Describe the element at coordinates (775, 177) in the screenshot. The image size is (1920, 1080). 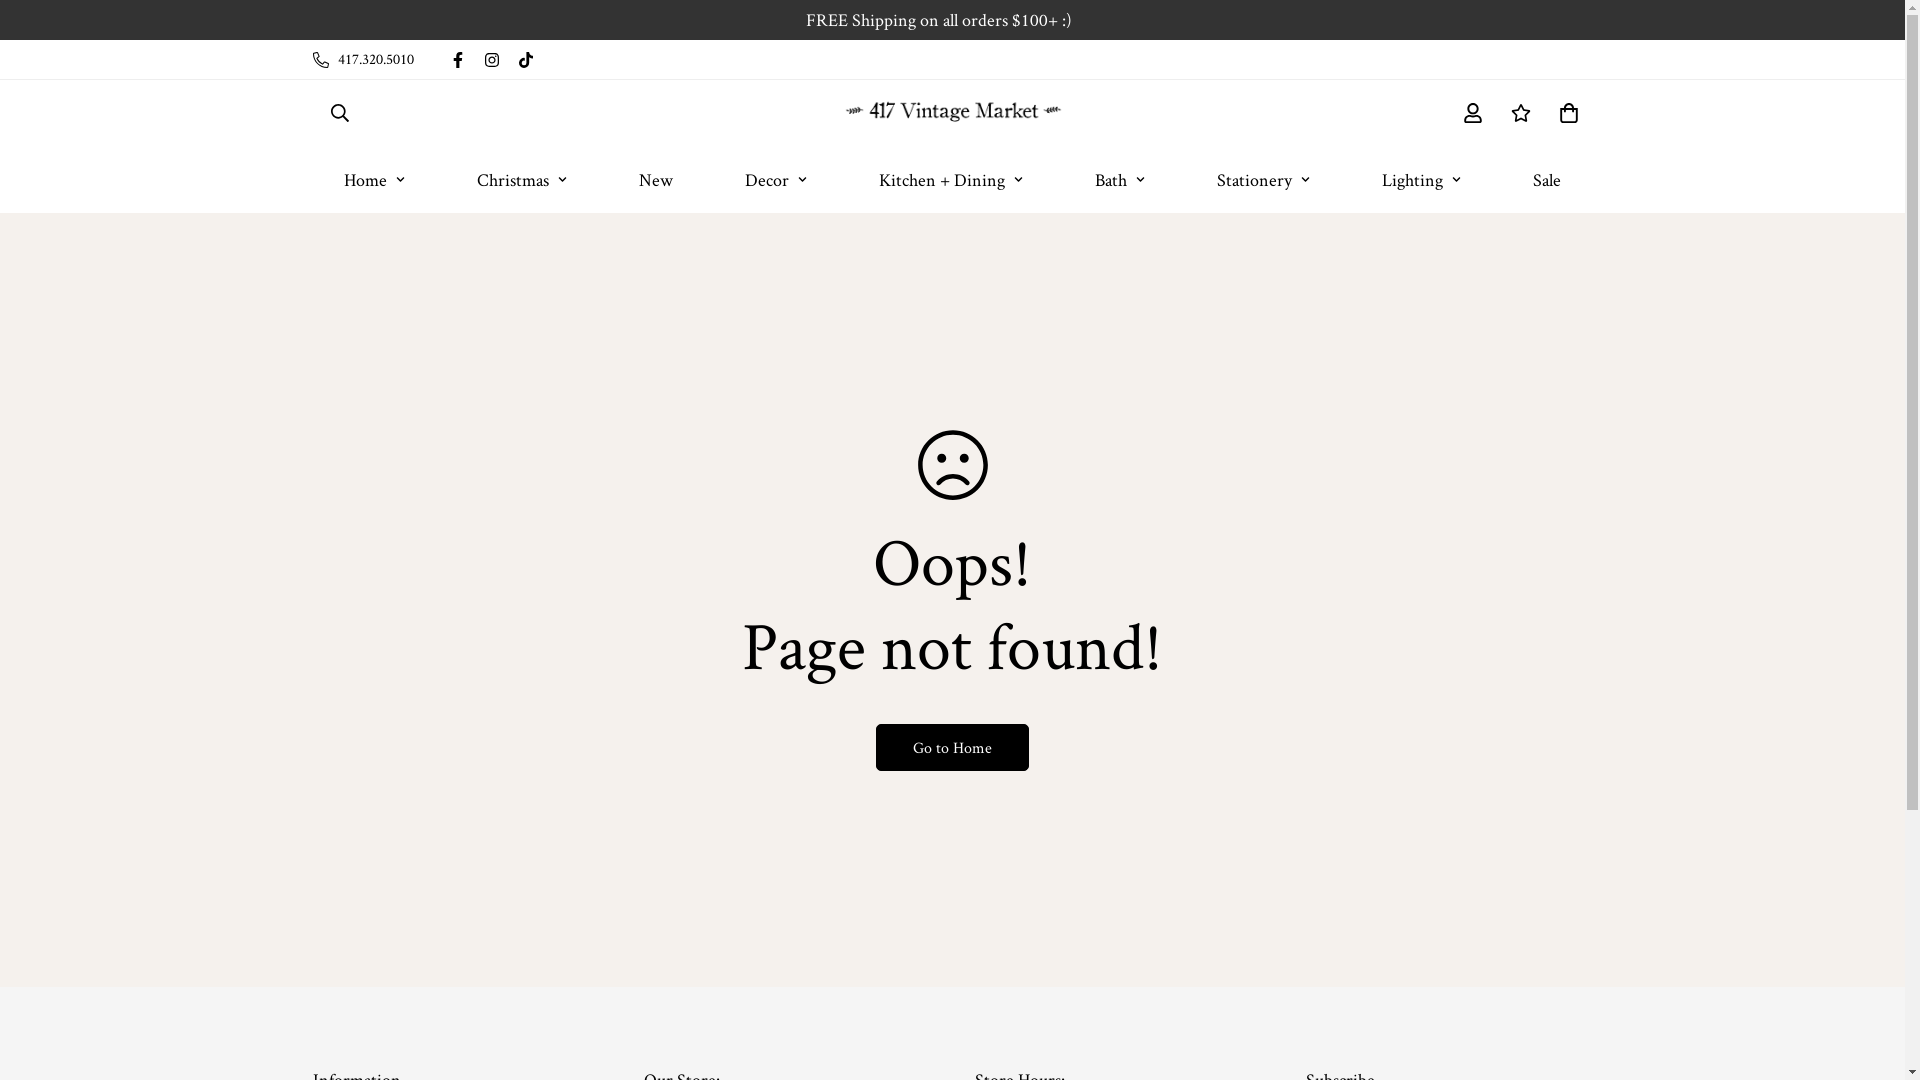
I see `'Decor'` at that location.